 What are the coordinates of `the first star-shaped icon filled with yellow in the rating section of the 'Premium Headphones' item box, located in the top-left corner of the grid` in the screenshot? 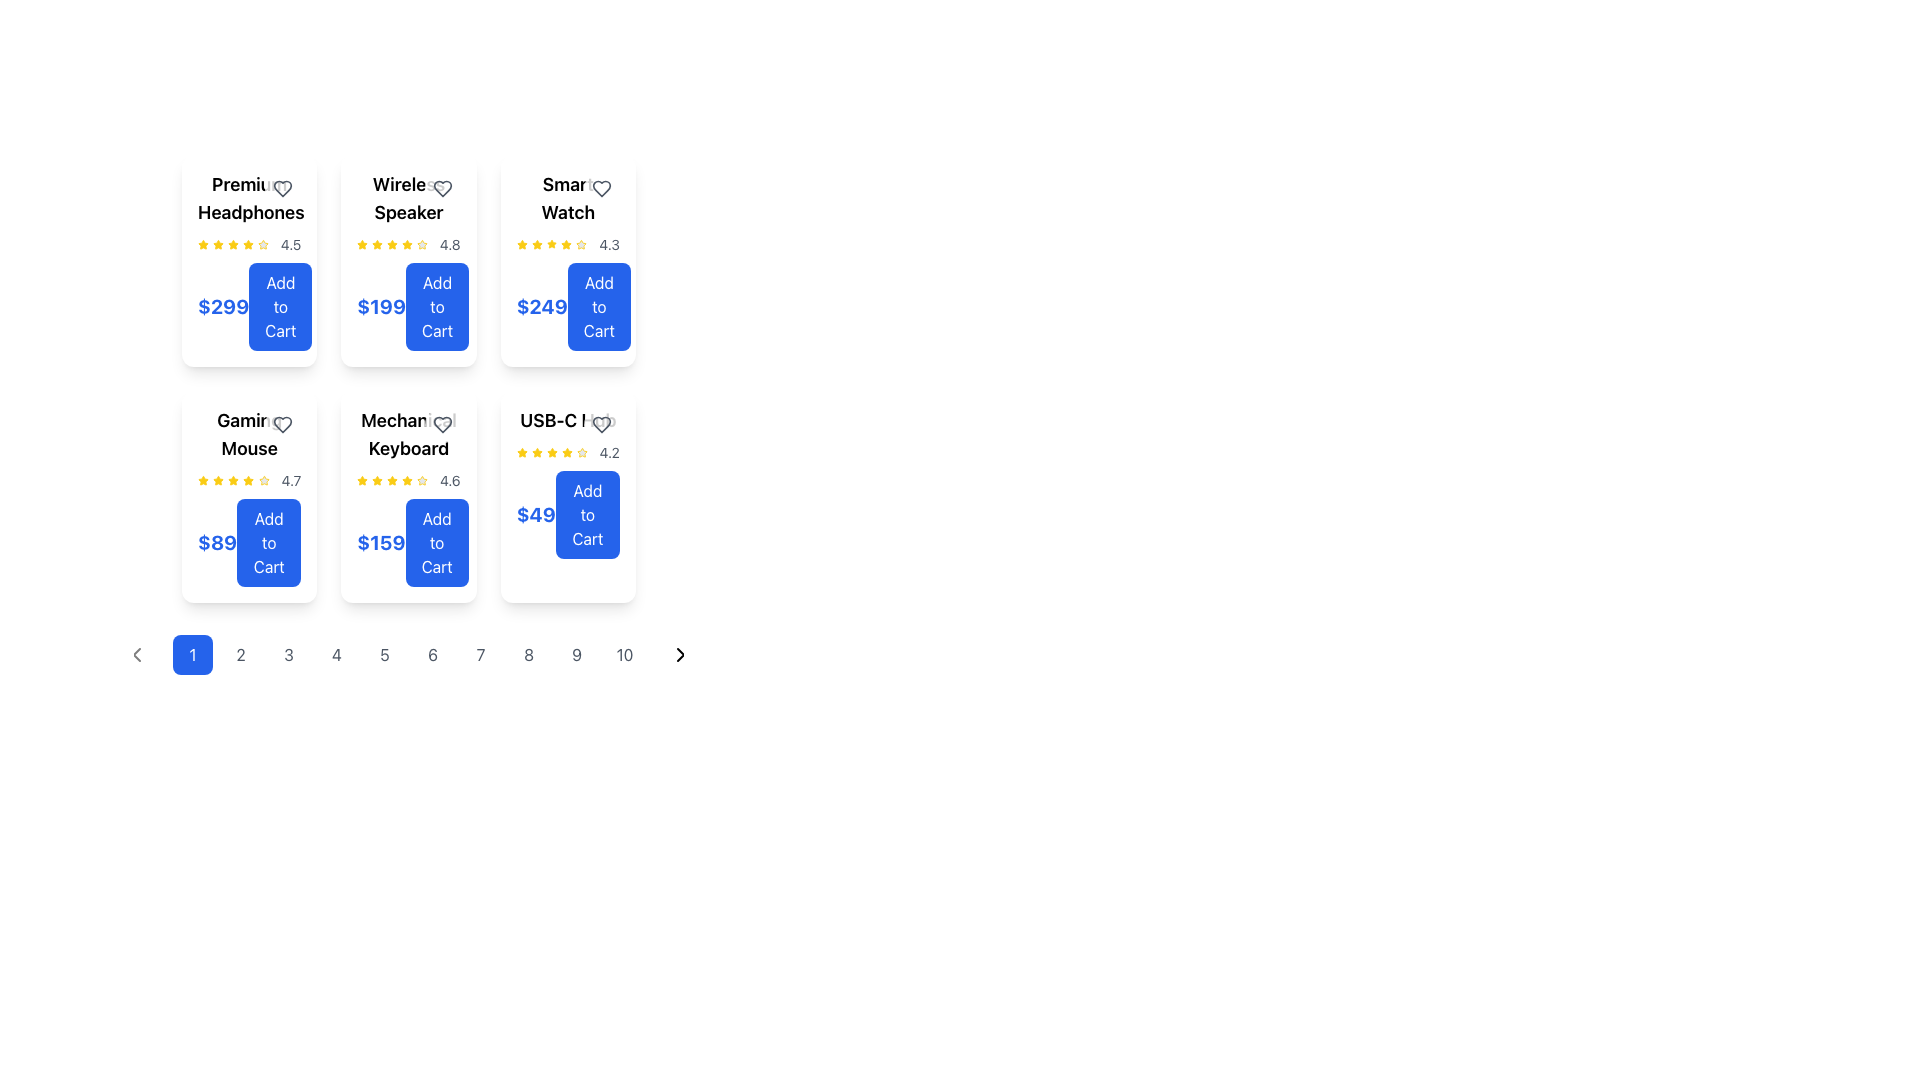 It's located at (203, 244).